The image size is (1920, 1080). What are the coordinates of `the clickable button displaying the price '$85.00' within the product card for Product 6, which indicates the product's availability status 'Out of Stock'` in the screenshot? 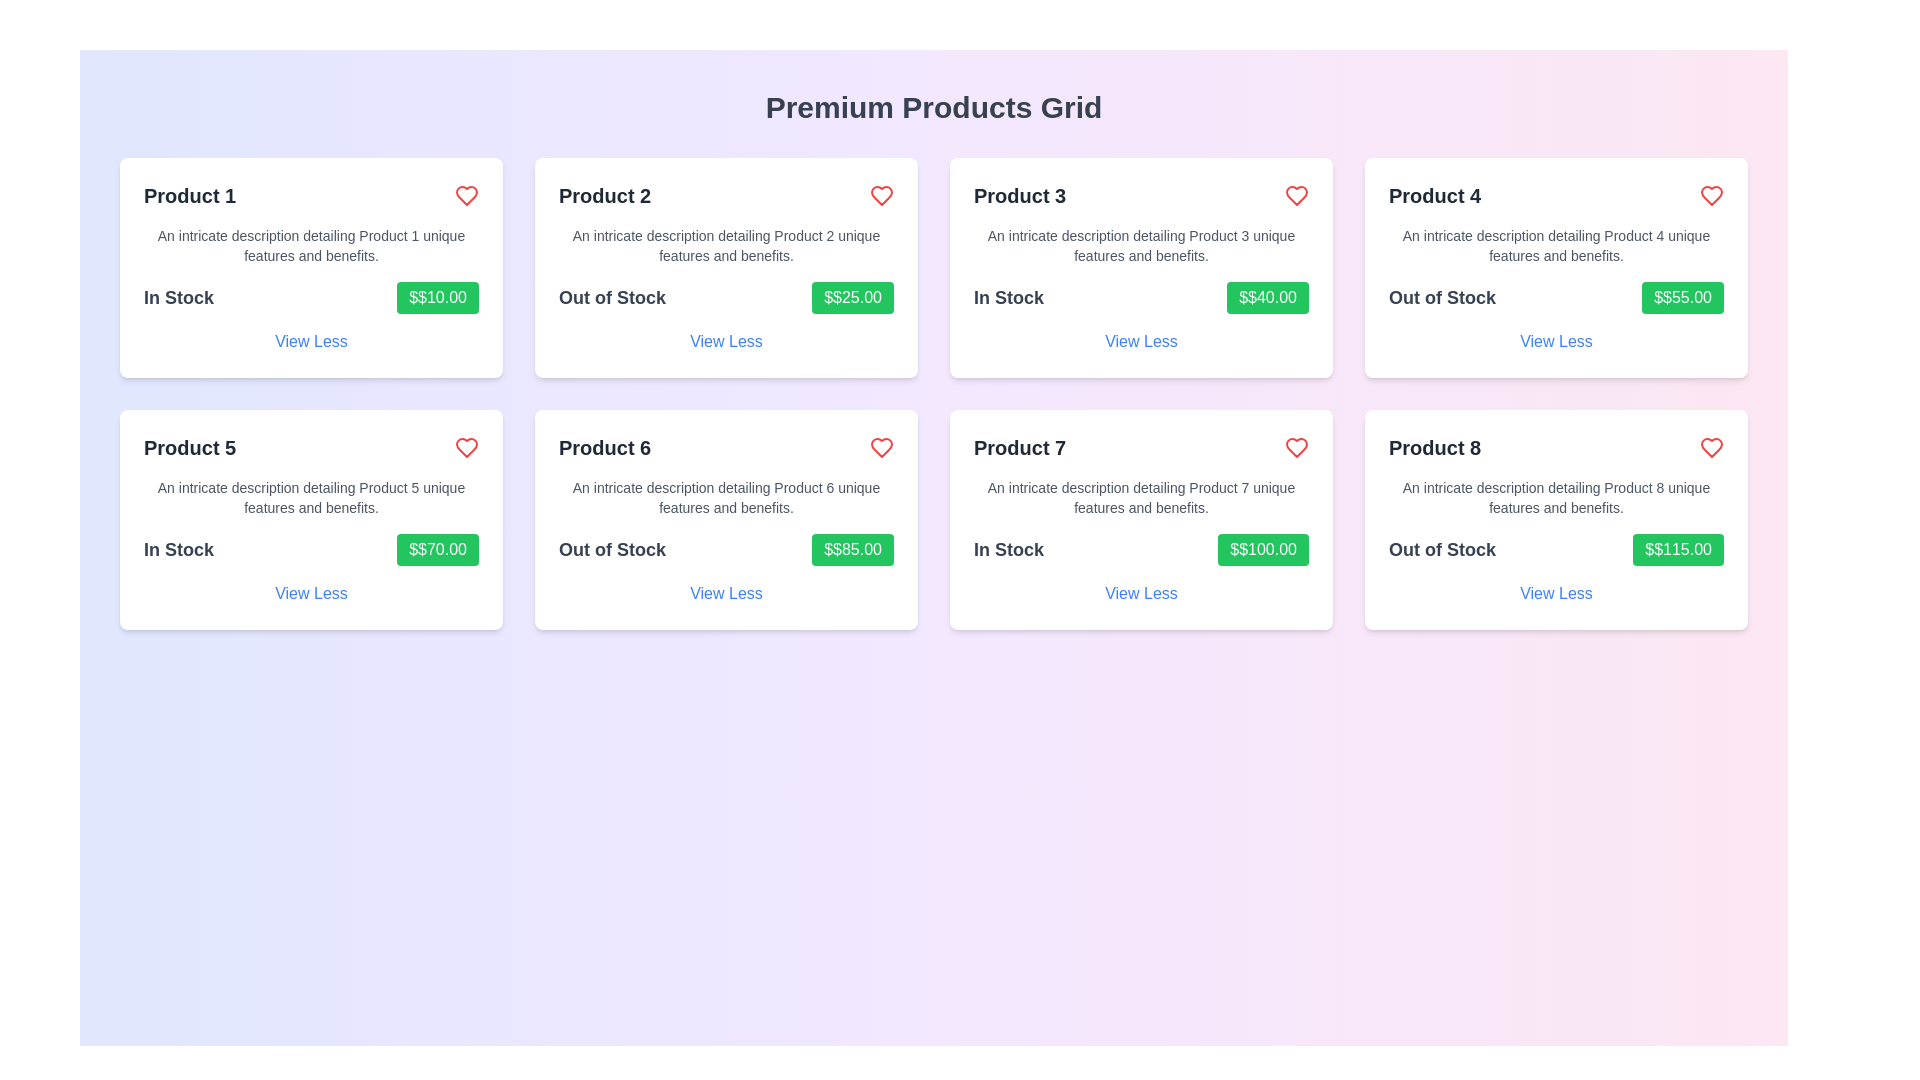 It's located at (725, 550).